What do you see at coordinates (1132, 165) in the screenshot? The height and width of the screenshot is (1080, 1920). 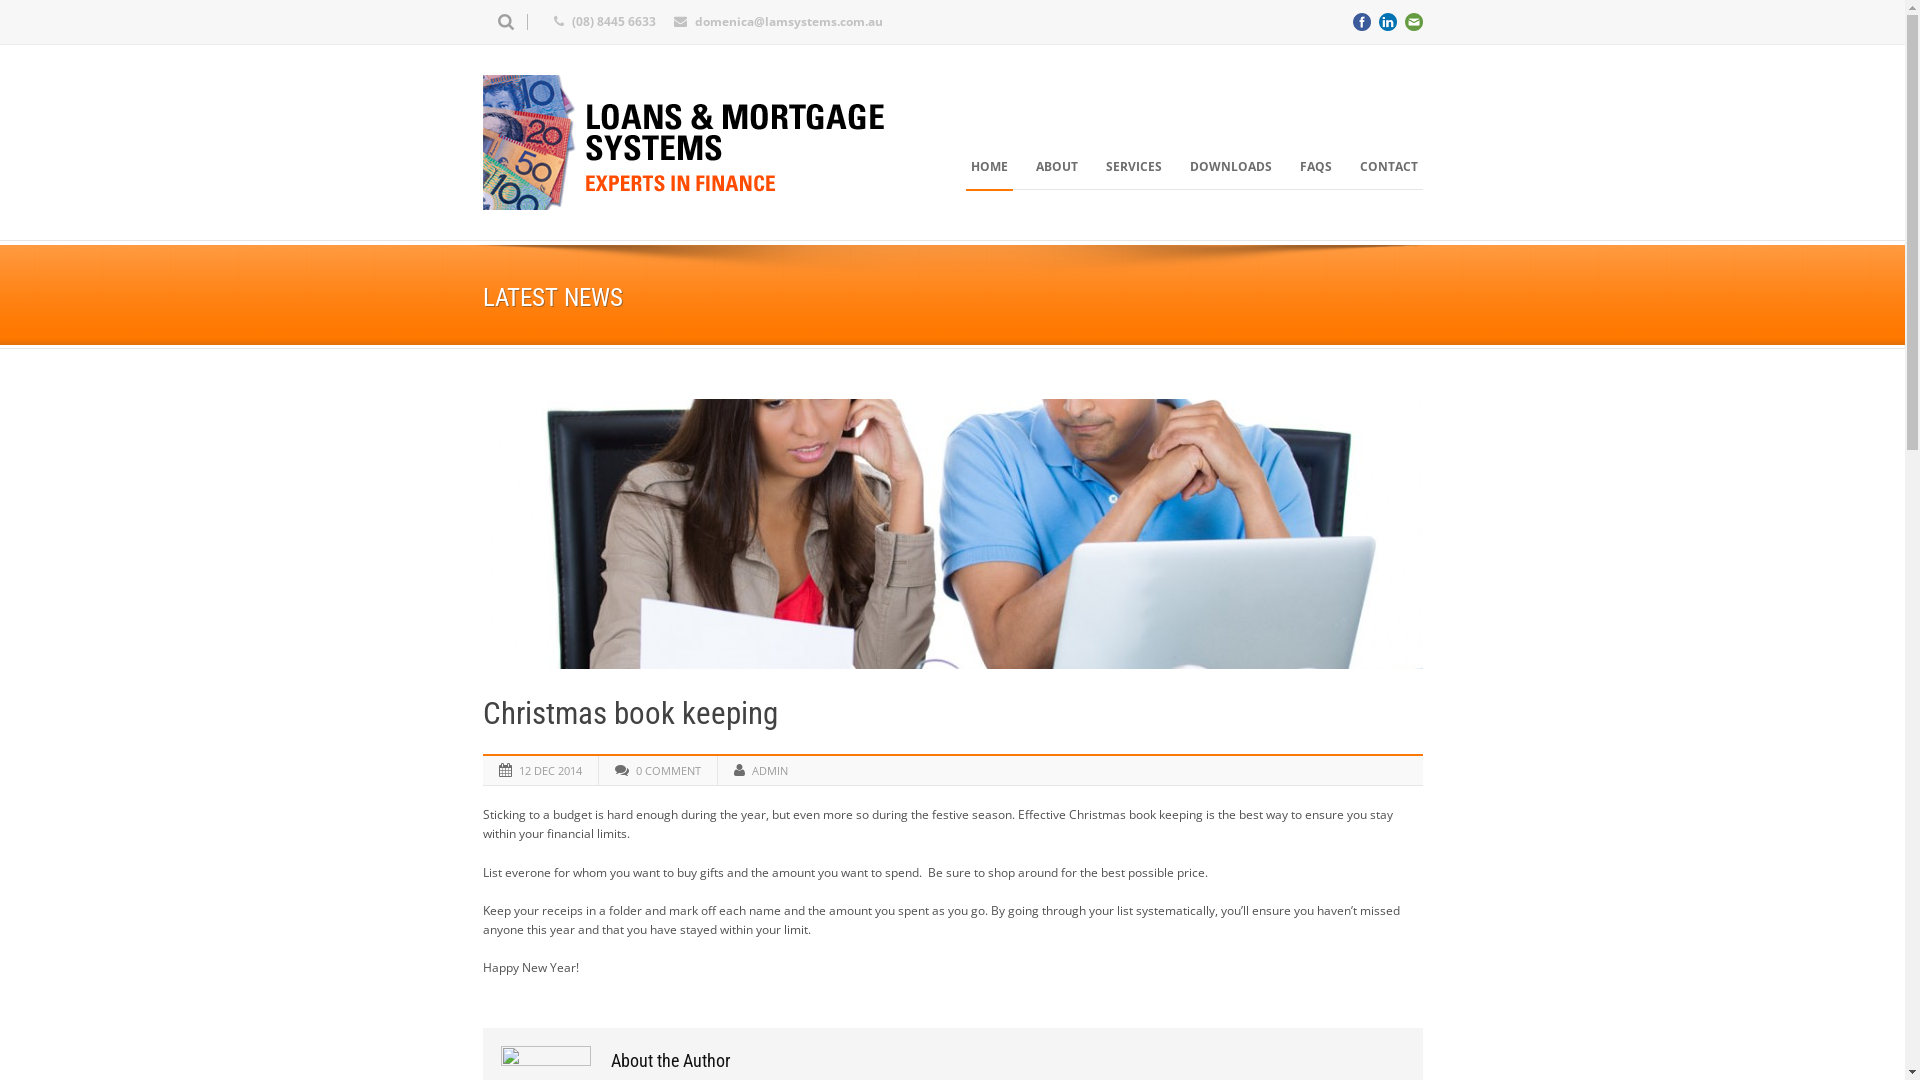 I see `'SERVICES'` at bounding box center [1132, 165].